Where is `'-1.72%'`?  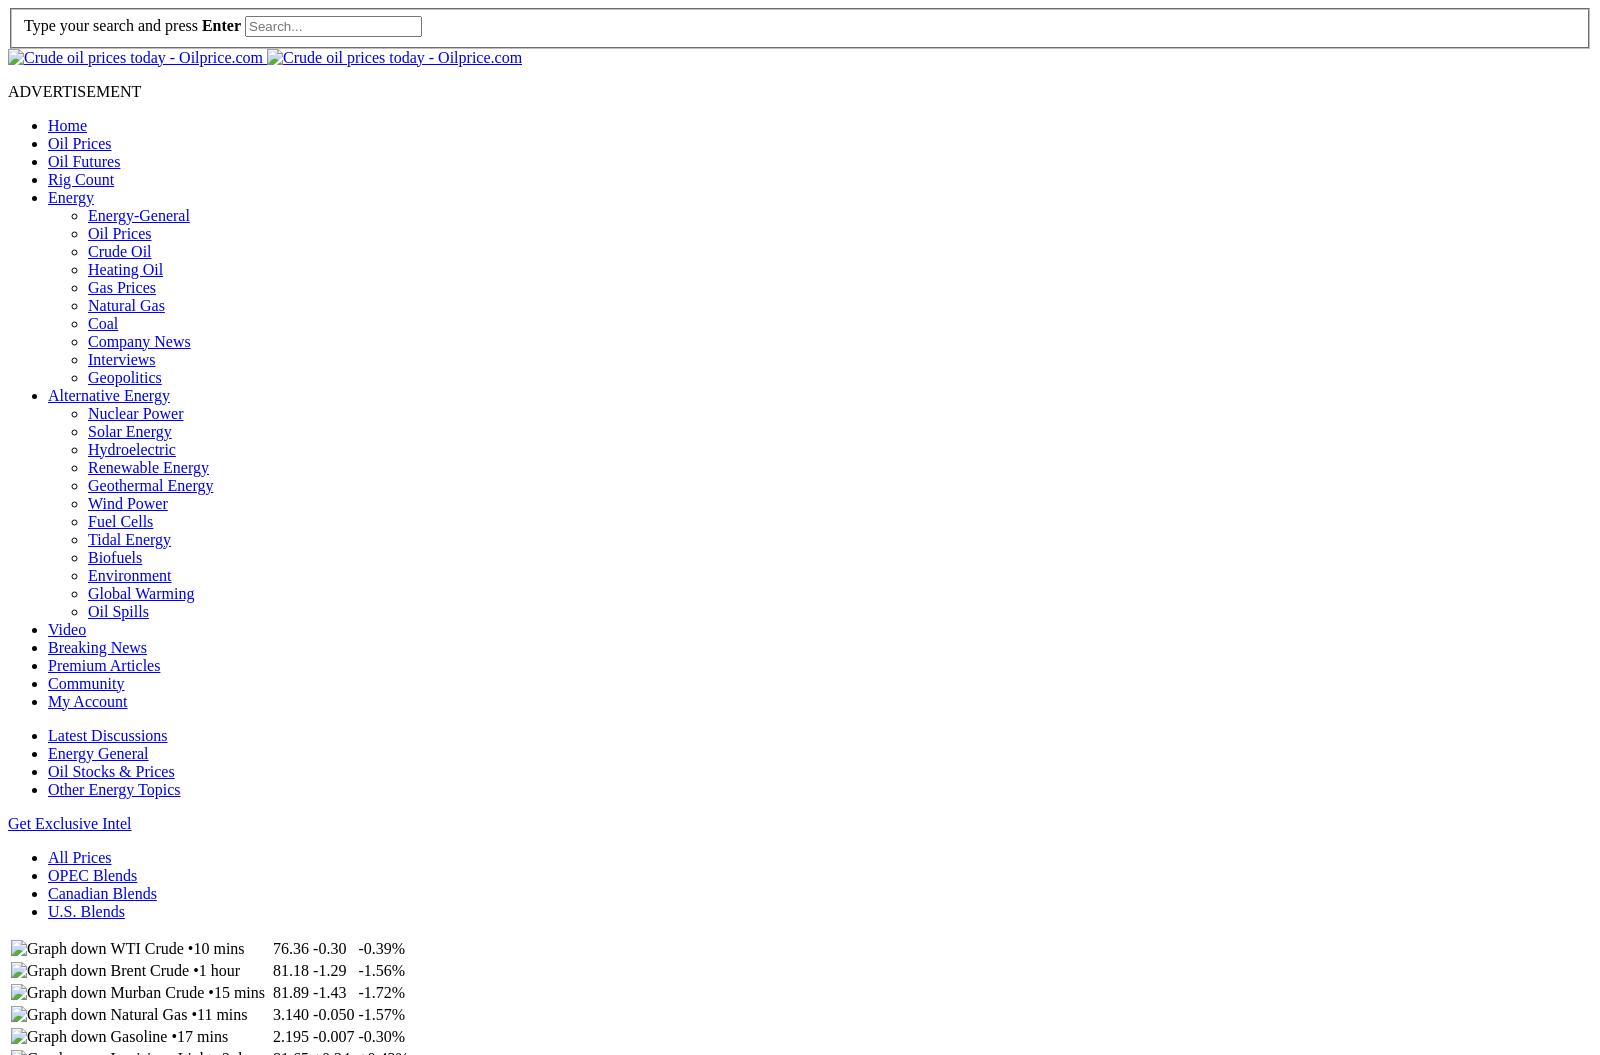
'-1.72%' is located at coordinates (381, 991).